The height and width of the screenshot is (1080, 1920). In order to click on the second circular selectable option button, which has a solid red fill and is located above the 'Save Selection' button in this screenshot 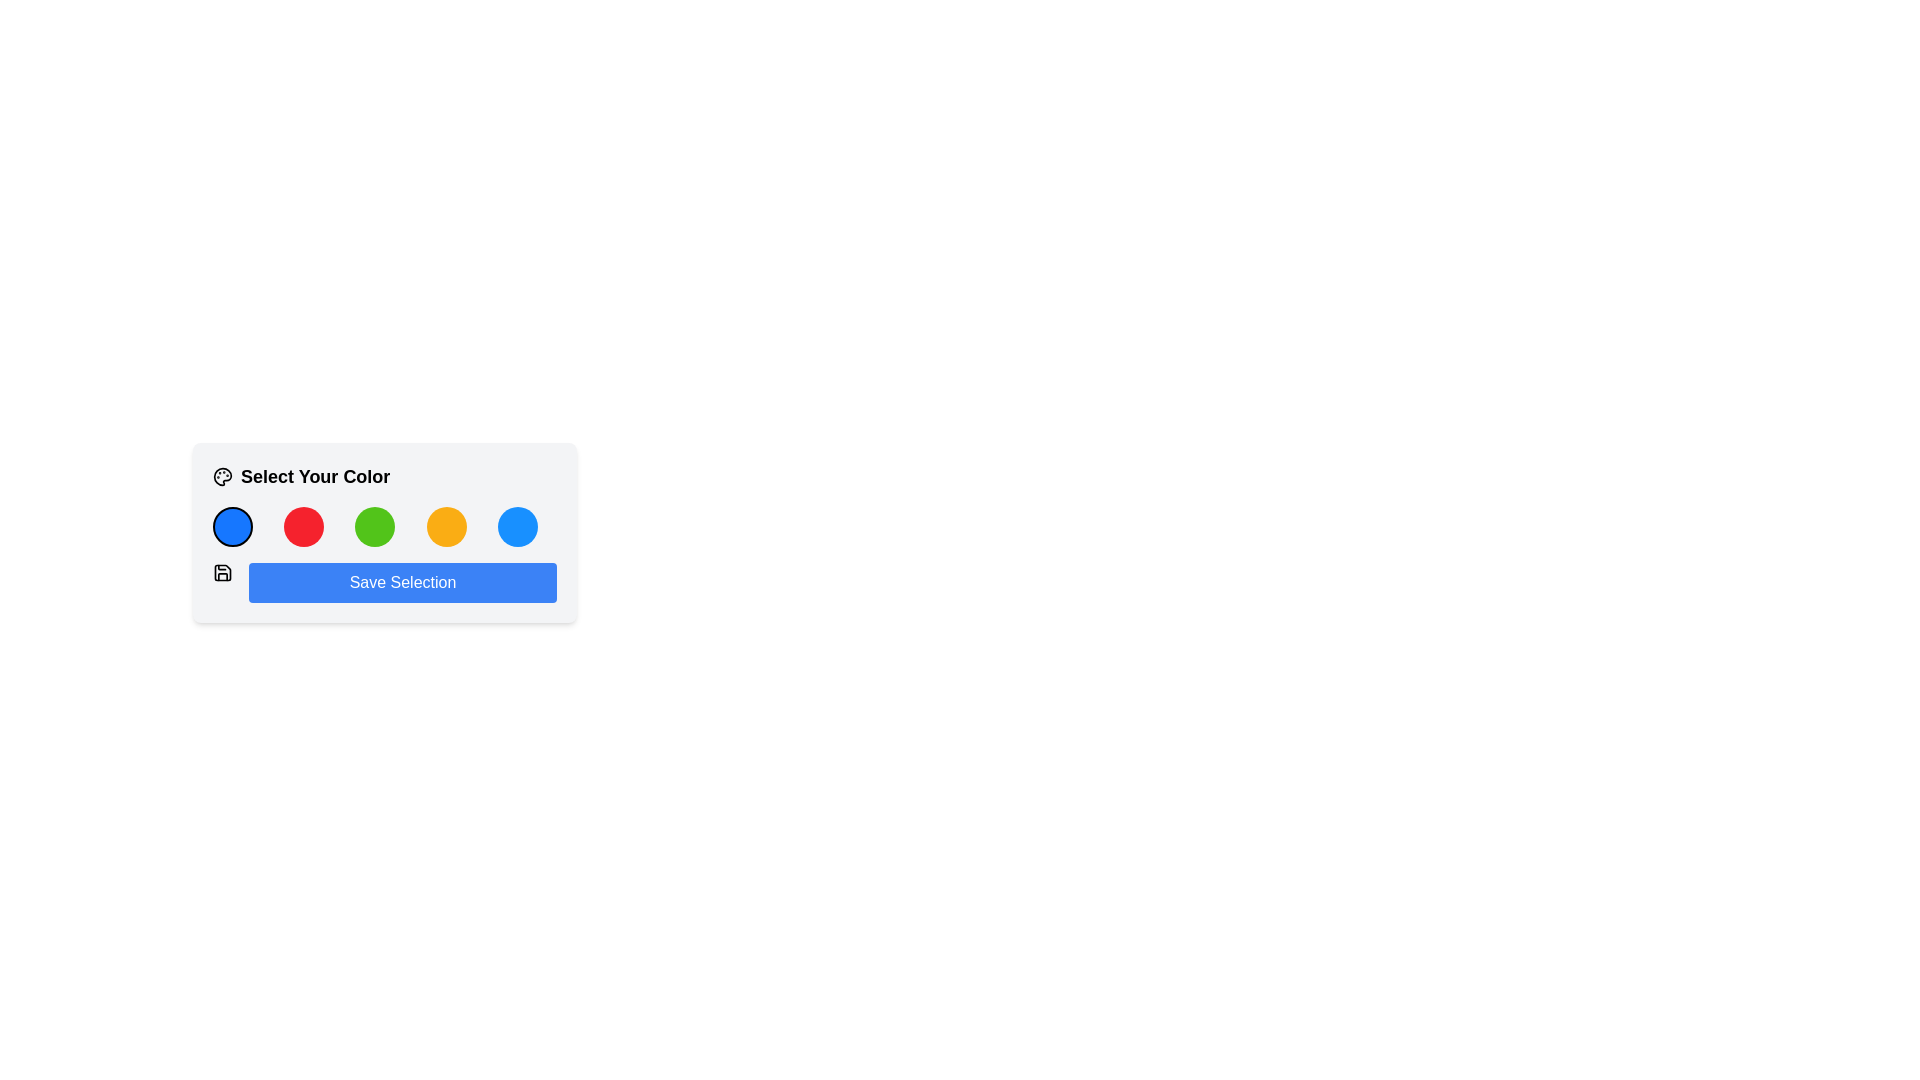, I will do `click(303, 526)`.